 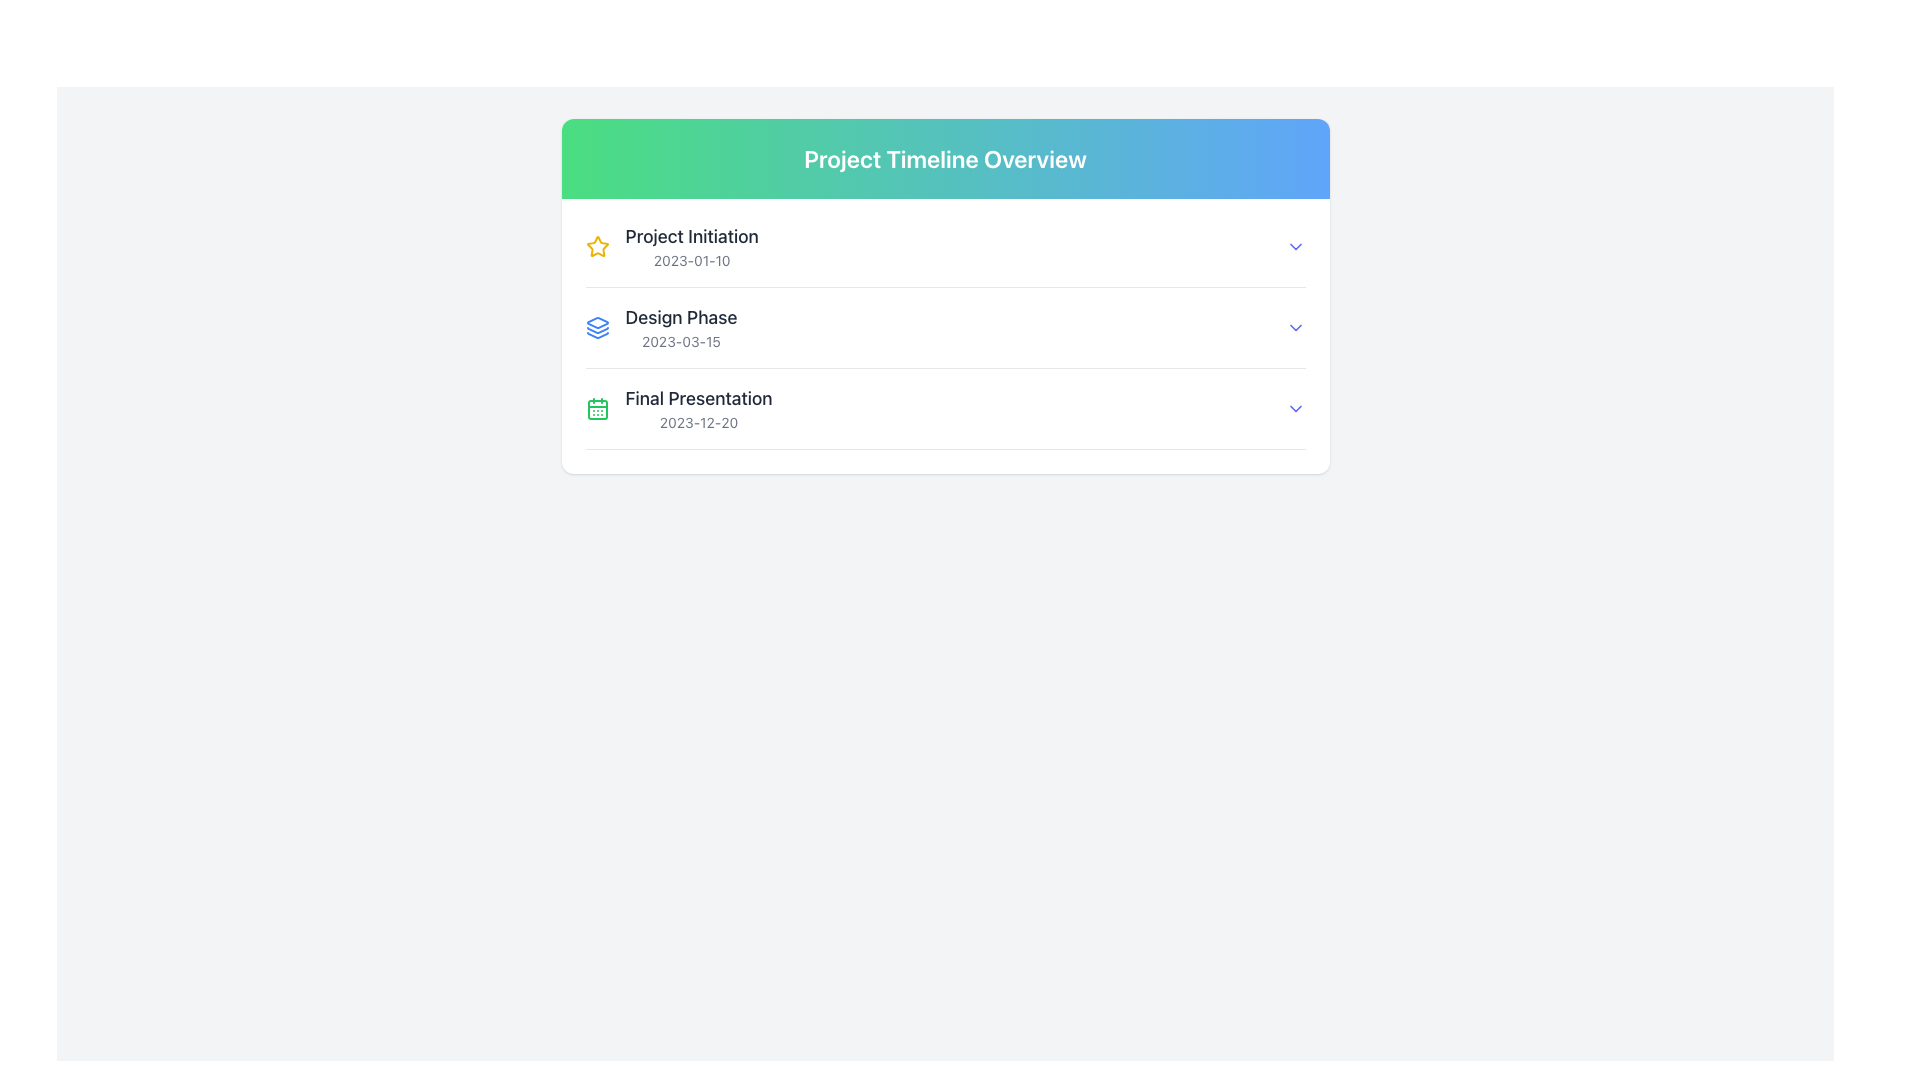 I want to click on the 'Design Phase' text label, which is the title of the second item in a project phase list, styled with a medium-weight font and dark-gray color, so click(x=681, y=316).